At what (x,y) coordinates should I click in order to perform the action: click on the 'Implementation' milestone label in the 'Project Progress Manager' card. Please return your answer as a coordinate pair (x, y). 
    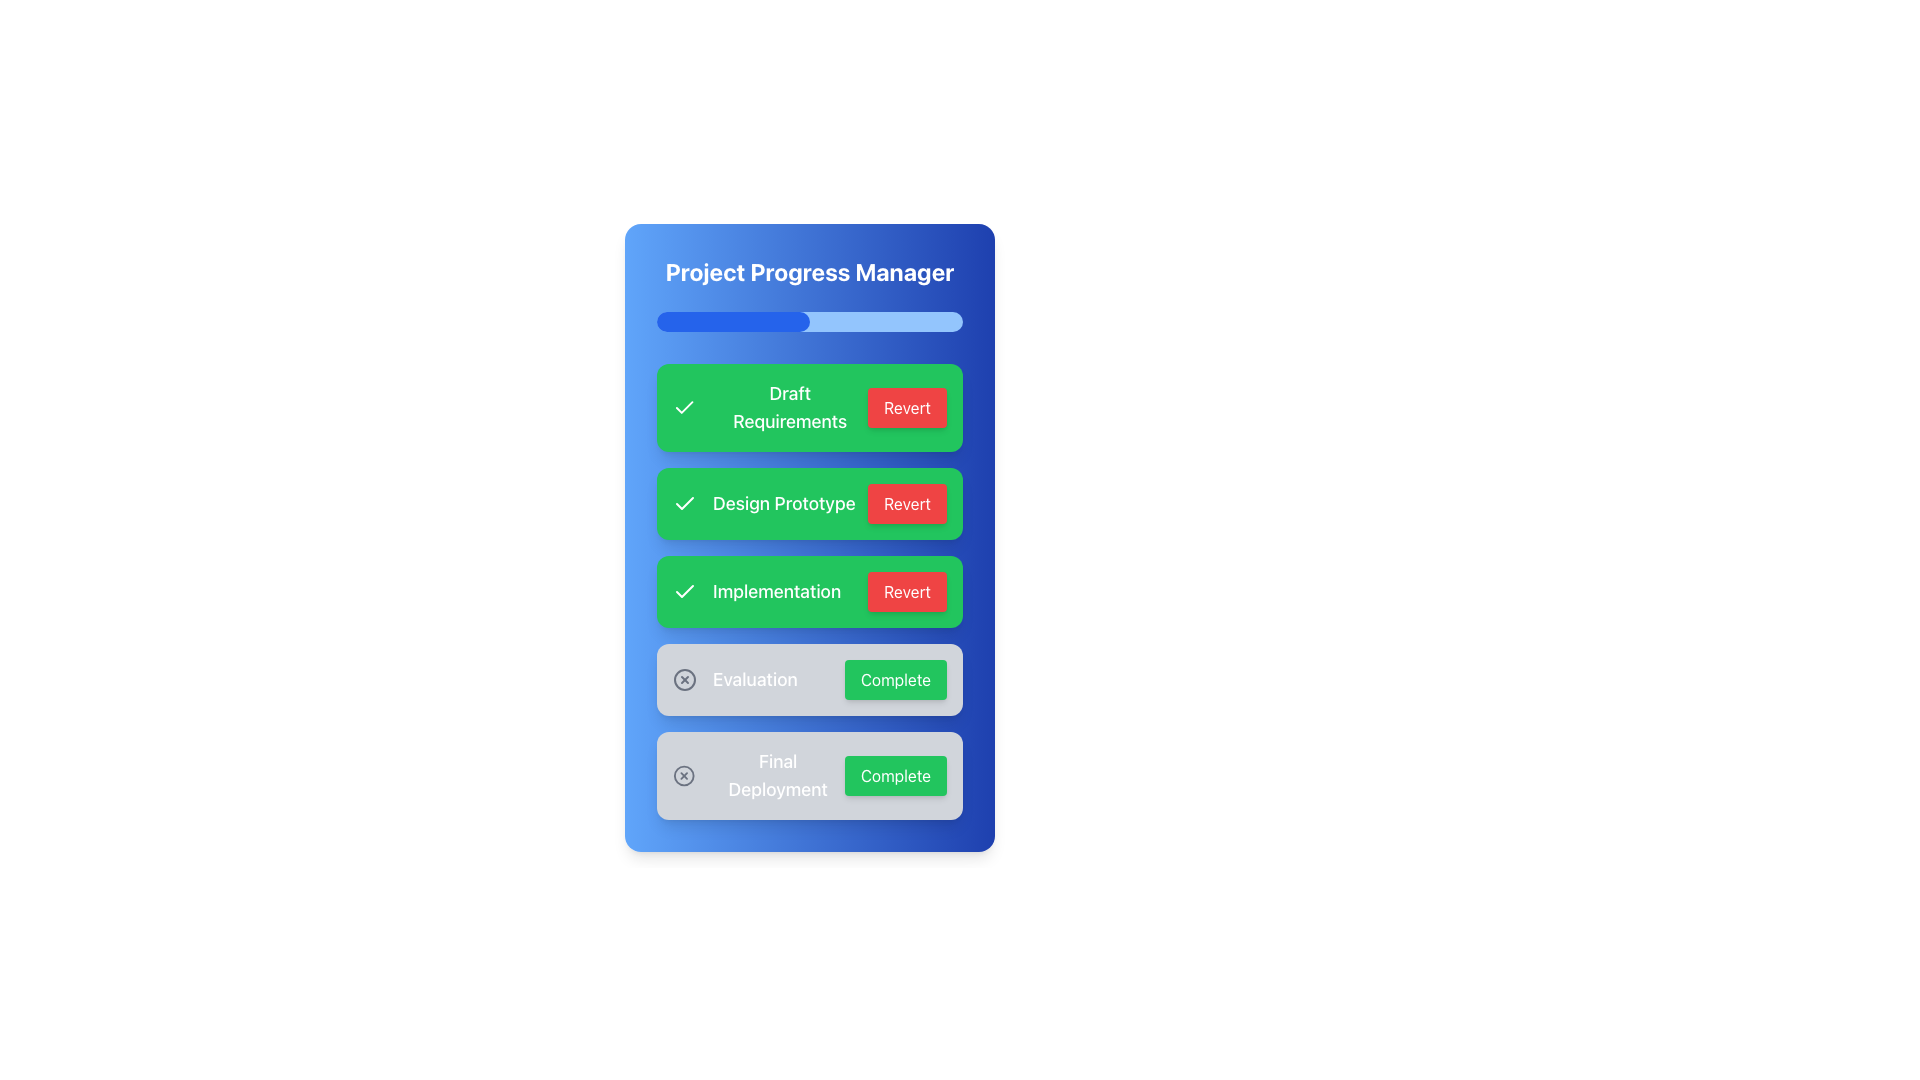
    Looking at the image, I should click on (810, 590).